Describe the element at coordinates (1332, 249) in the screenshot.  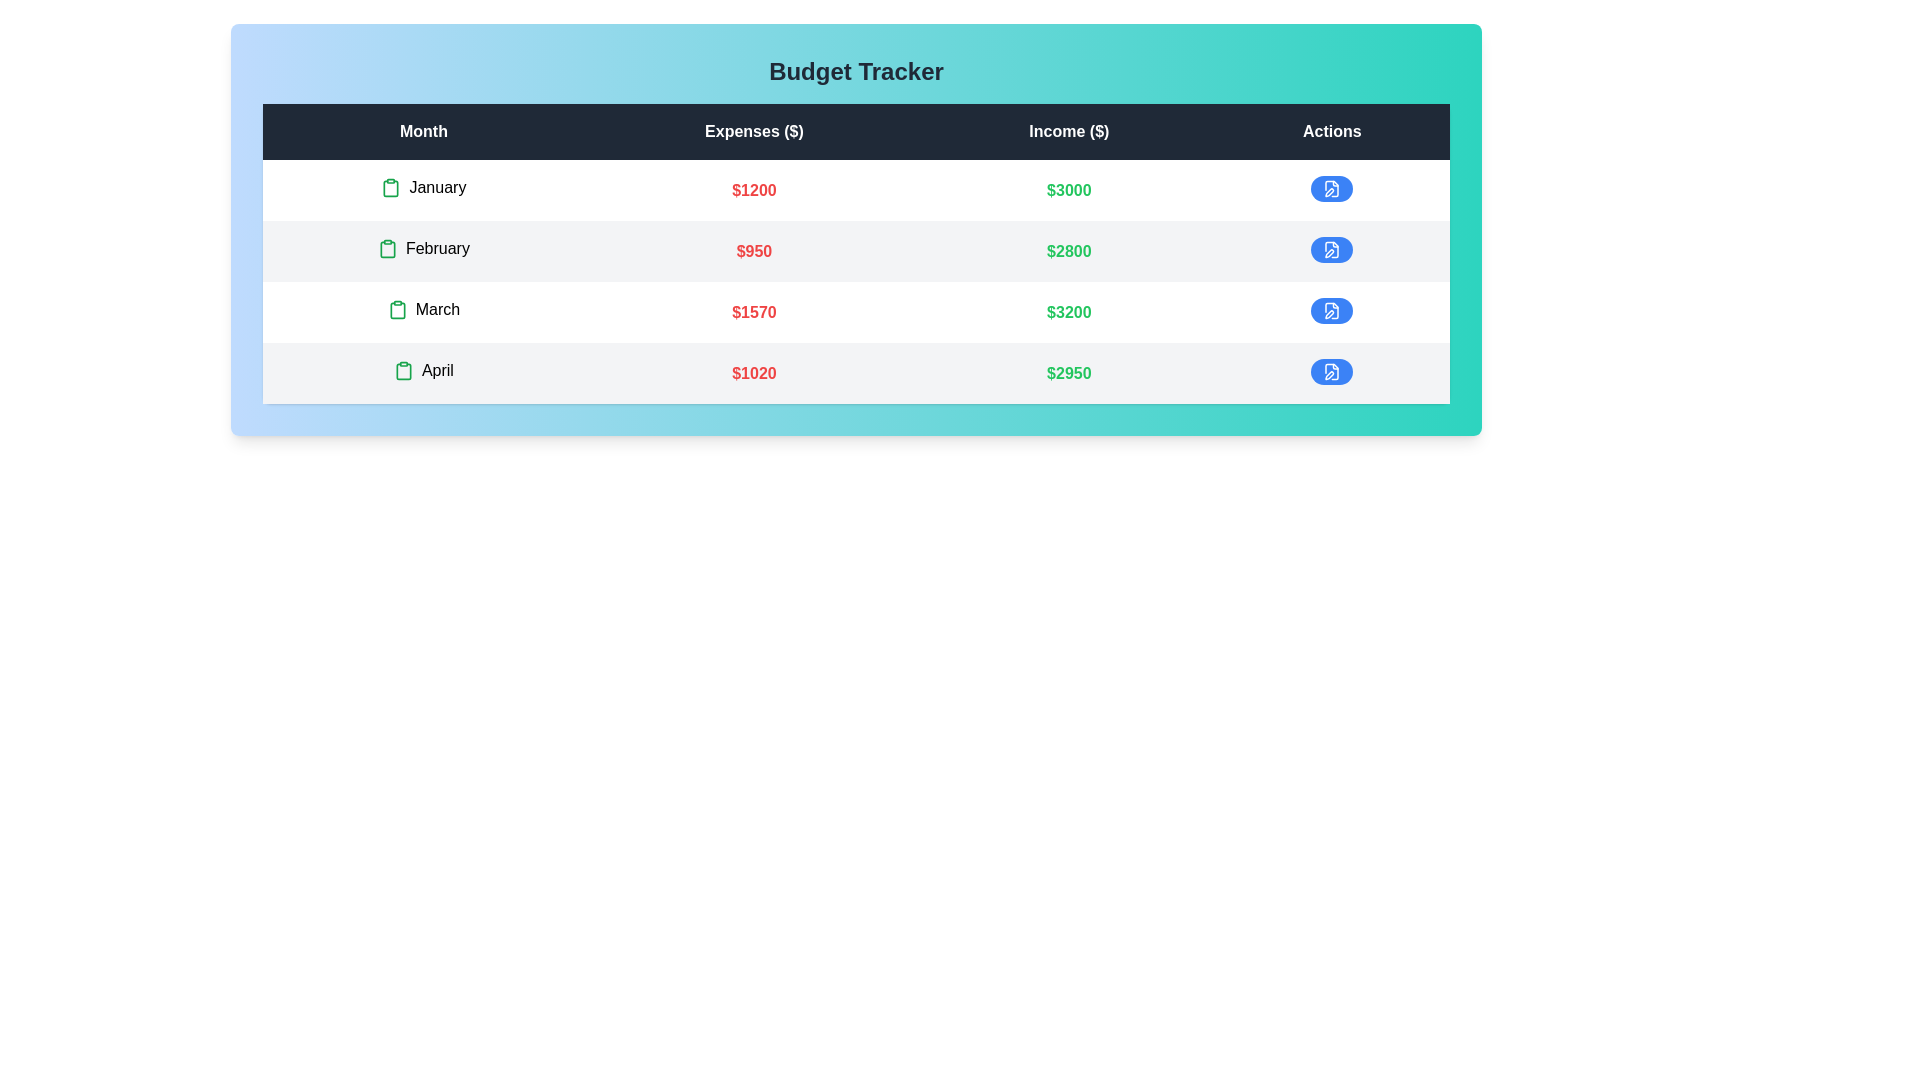
I see `edit button for the row corresponding to February` at that location.